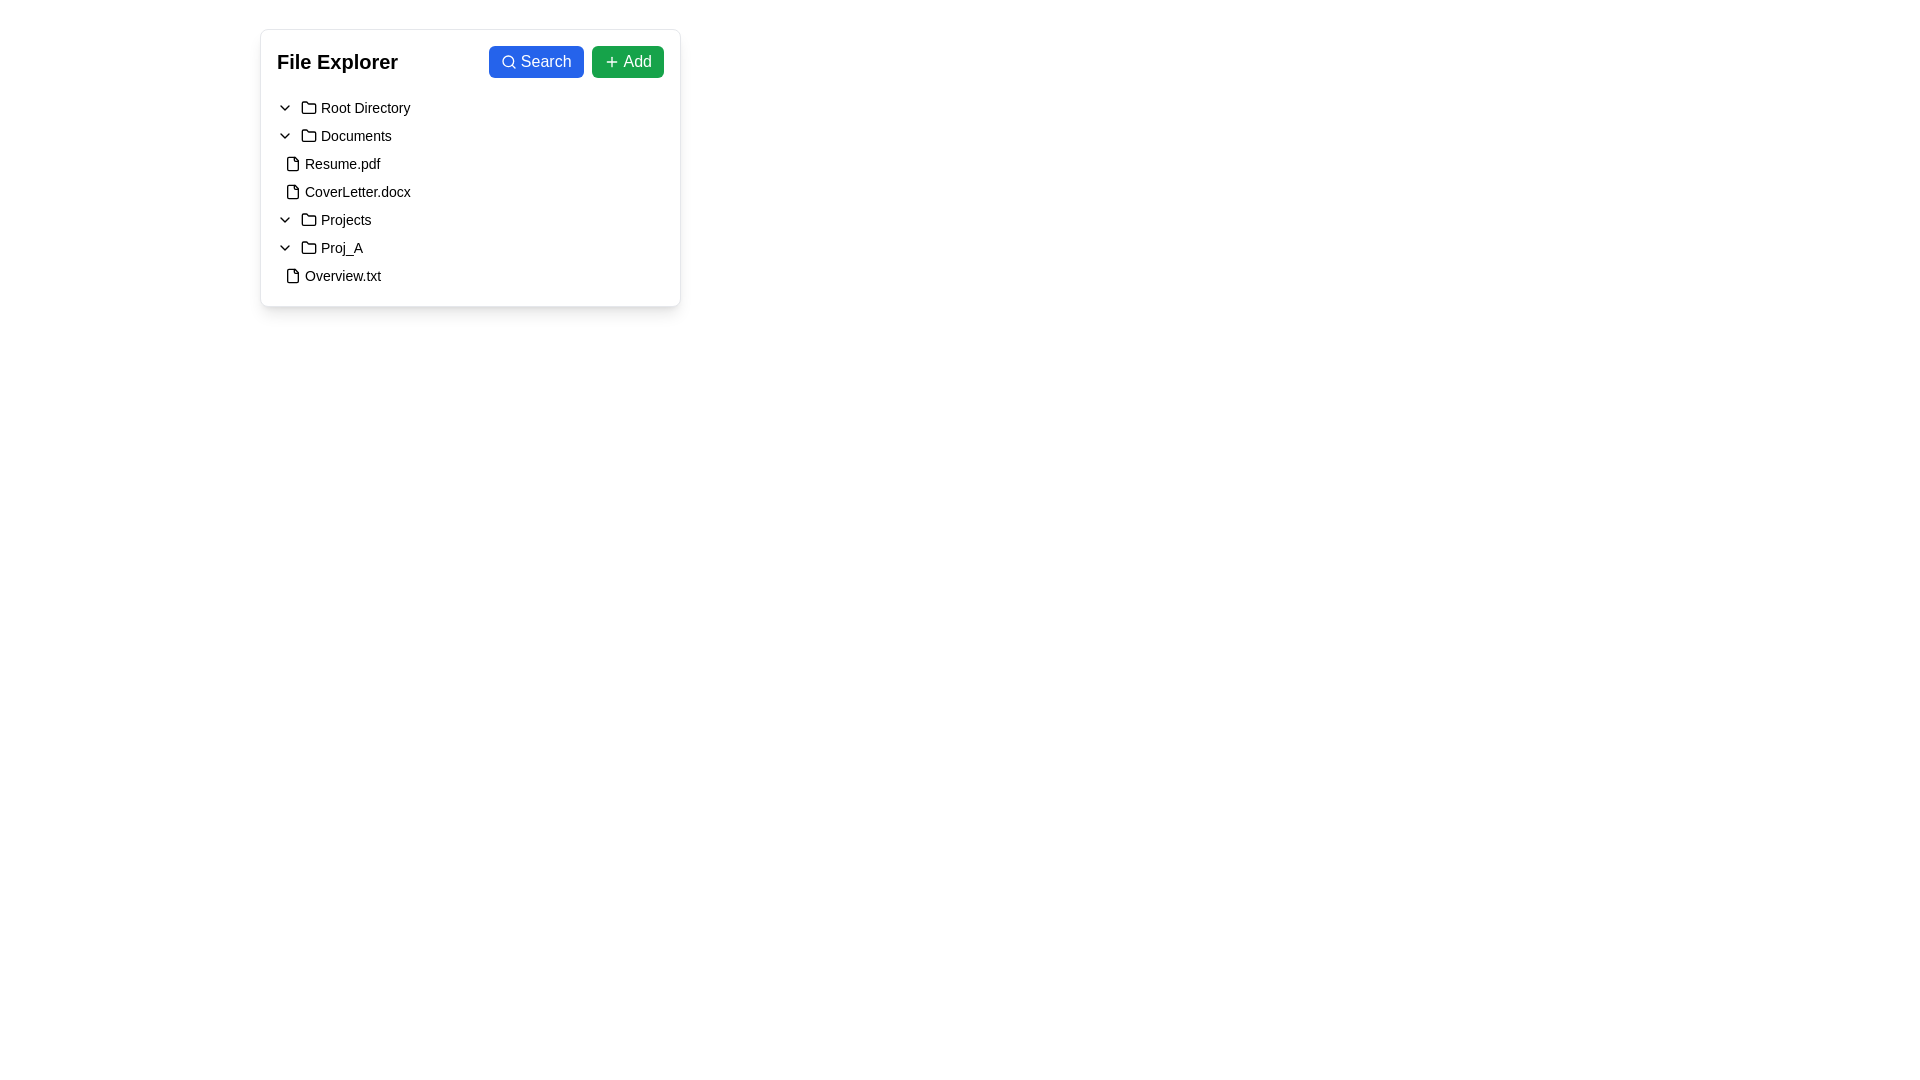  I want to click on the text label displaying 'Proj_A', which is styled with medium font weight and, so click(331, 246).